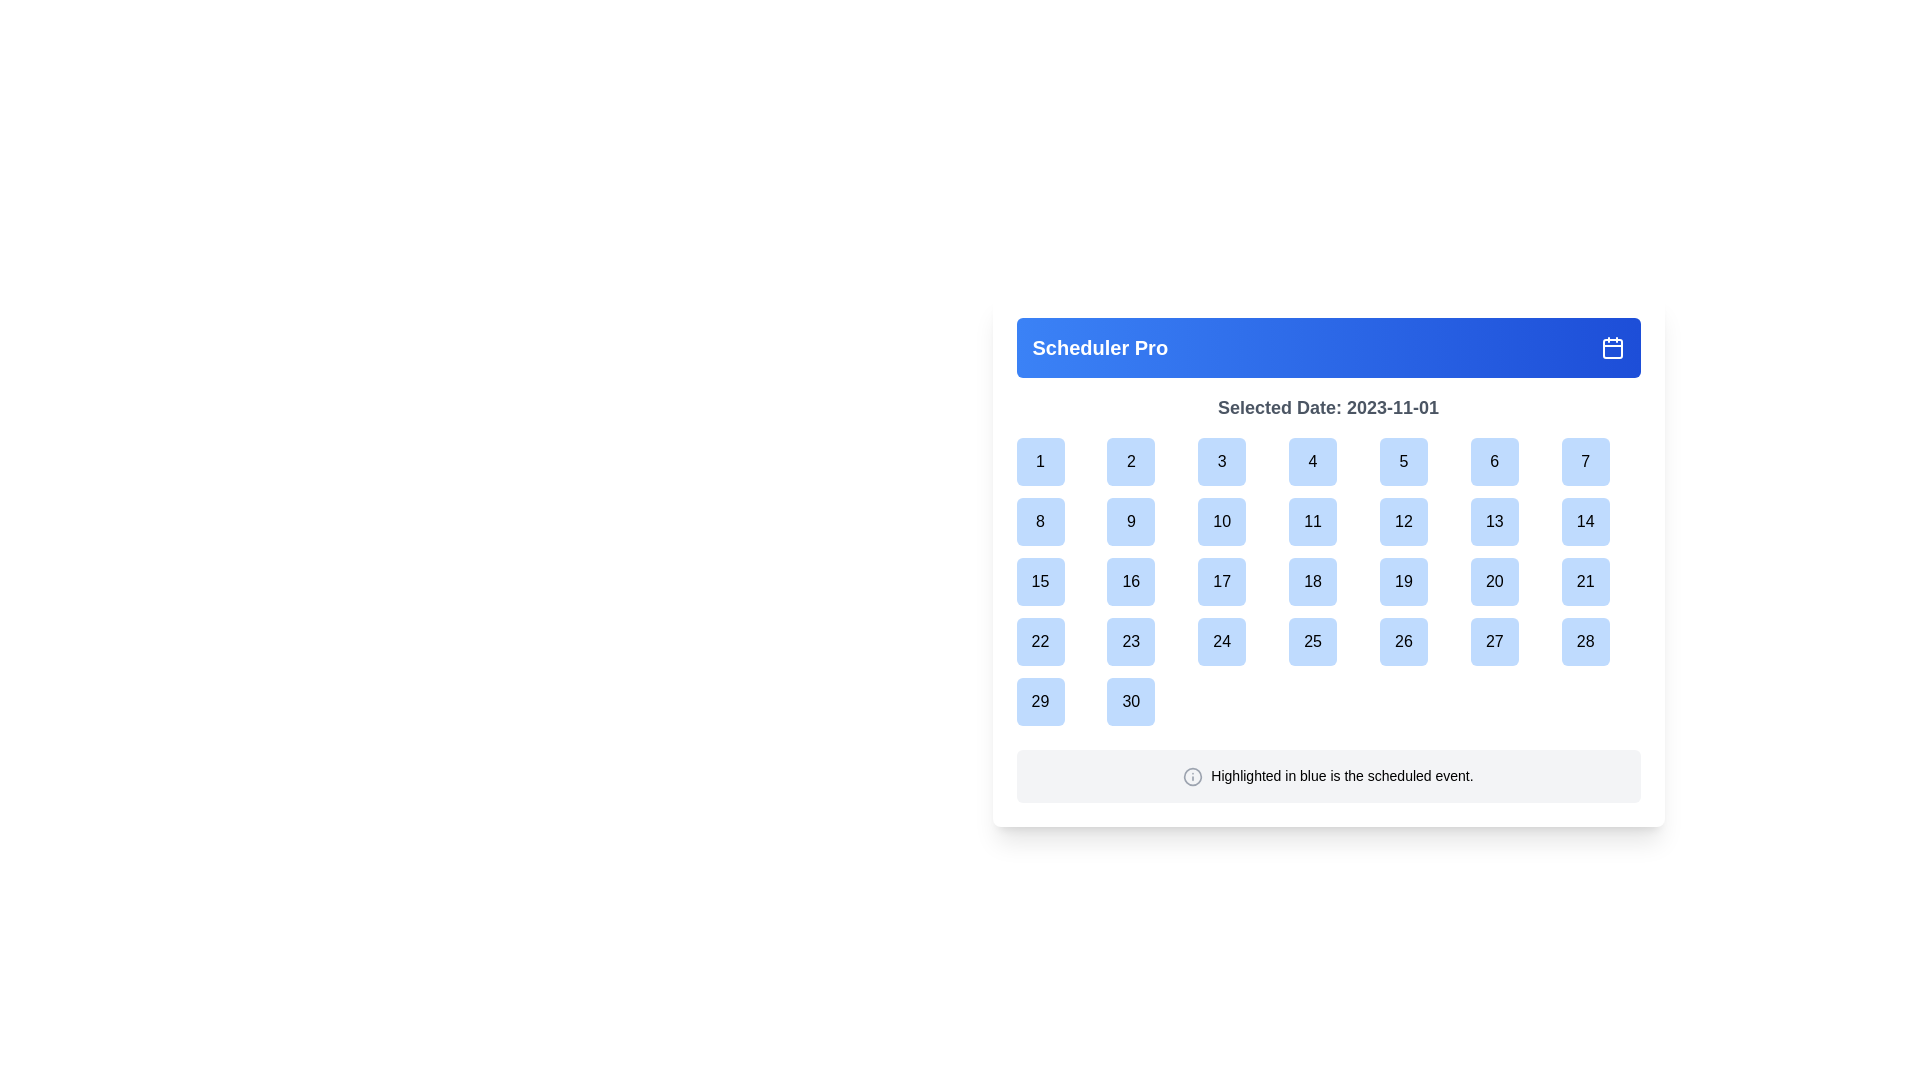 This screenshot has height=1080, width=1920. Describe the element at coordinates (1131, 641) in the screenshot. I see `the button representing the 23rd day in the calendar interface` at that location.